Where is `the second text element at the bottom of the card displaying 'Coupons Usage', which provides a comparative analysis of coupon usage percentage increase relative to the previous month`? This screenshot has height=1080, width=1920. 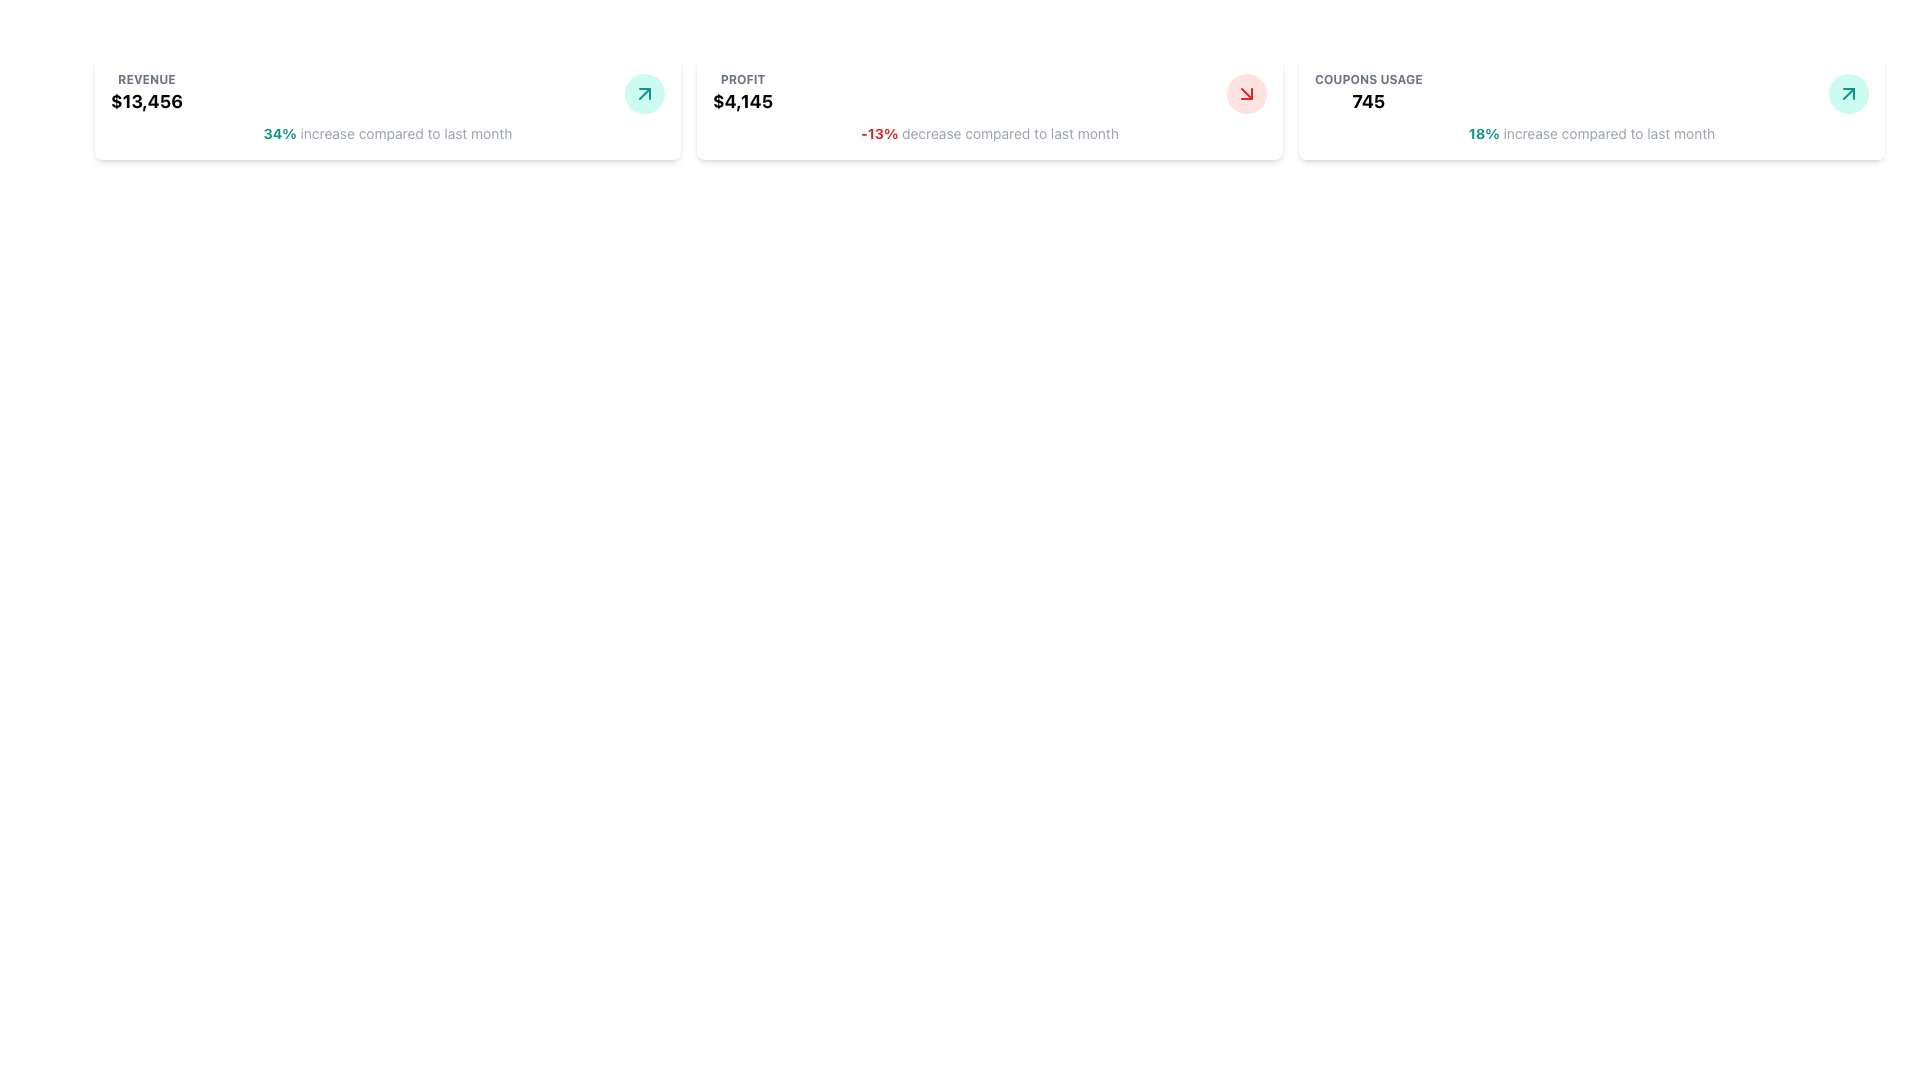
the second text element at the bottom of the card displaying 'Coupons Usage', which provides a comparative analysis of coupon usage percentage increase relative to the previous month is located at coordinates (1591, 134).